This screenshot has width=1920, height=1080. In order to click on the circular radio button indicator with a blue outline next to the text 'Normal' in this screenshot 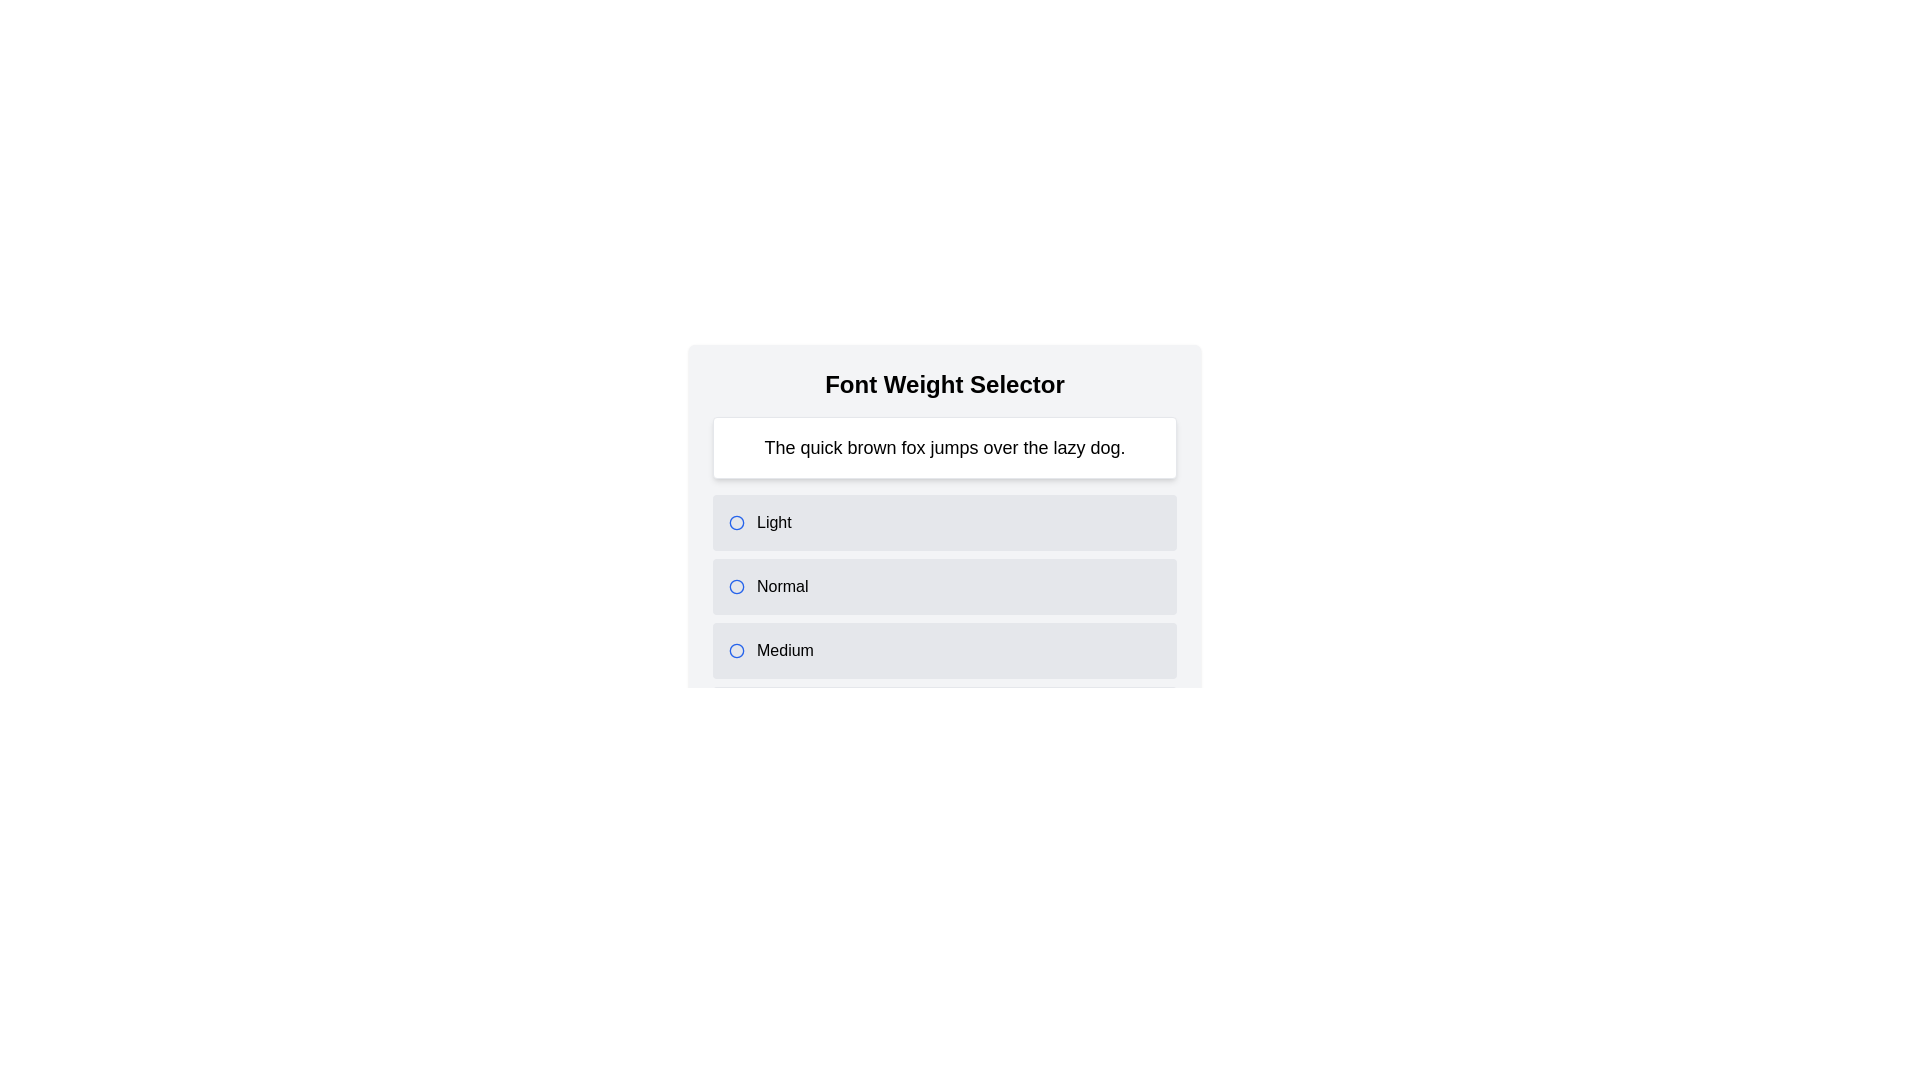, I will do `click(736, 585)`.